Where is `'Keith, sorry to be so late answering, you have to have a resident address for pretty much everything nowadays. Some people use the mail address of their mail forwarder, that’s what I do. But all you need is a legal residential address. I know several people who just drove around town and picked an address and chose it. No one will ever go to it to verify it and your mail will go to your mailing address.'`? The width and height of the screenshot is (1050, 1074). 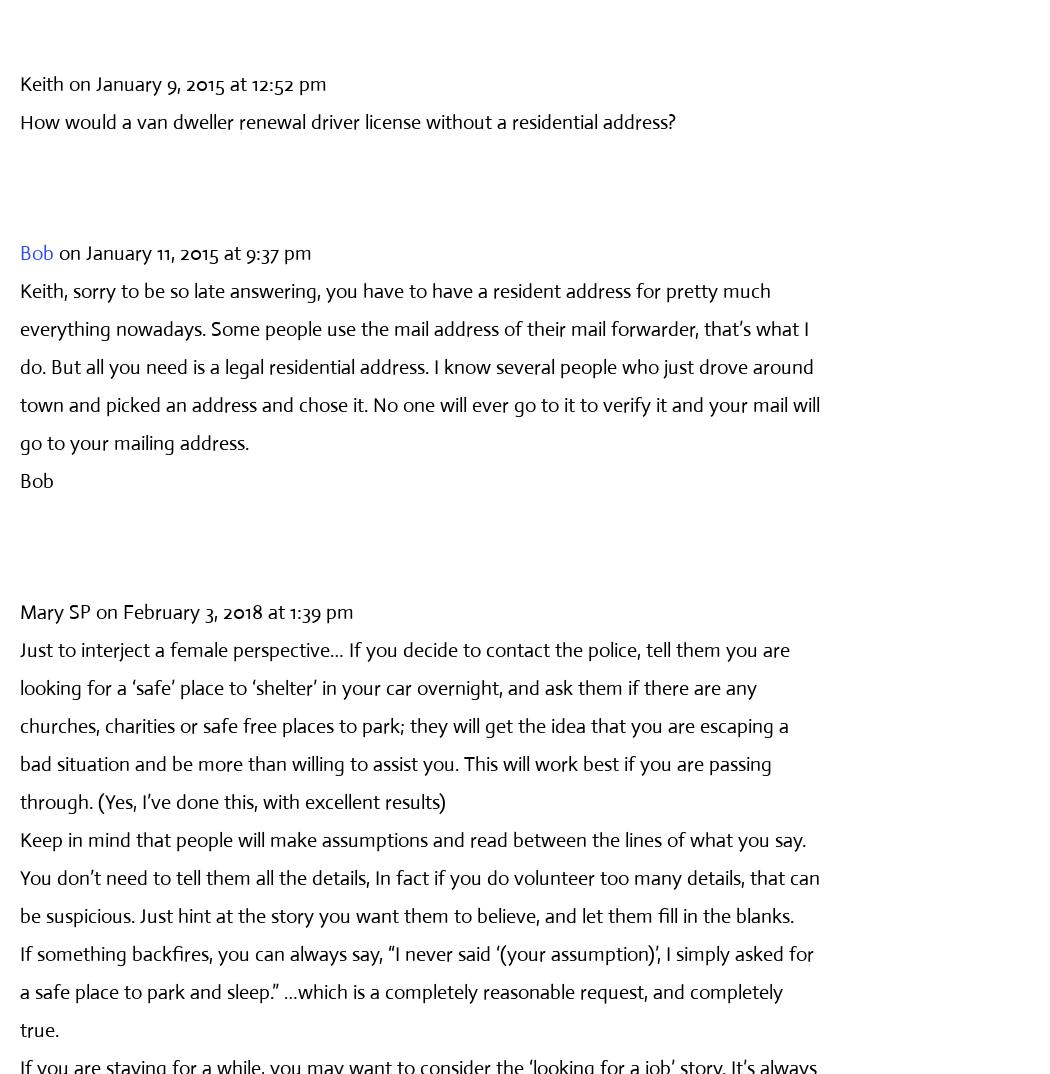
'Keith, sorry to be so late answering, you have to have a resident address for pretty much everything nowadays. Some people use the mail address of their mail forwarder, that’s what I do. But all you need is a legal residential address. I know several people who just drove around town and picked an address and chose it. No one will ever go to it to verify it and your mail will go to your mailing address.' is located at coordinates (19, 365).